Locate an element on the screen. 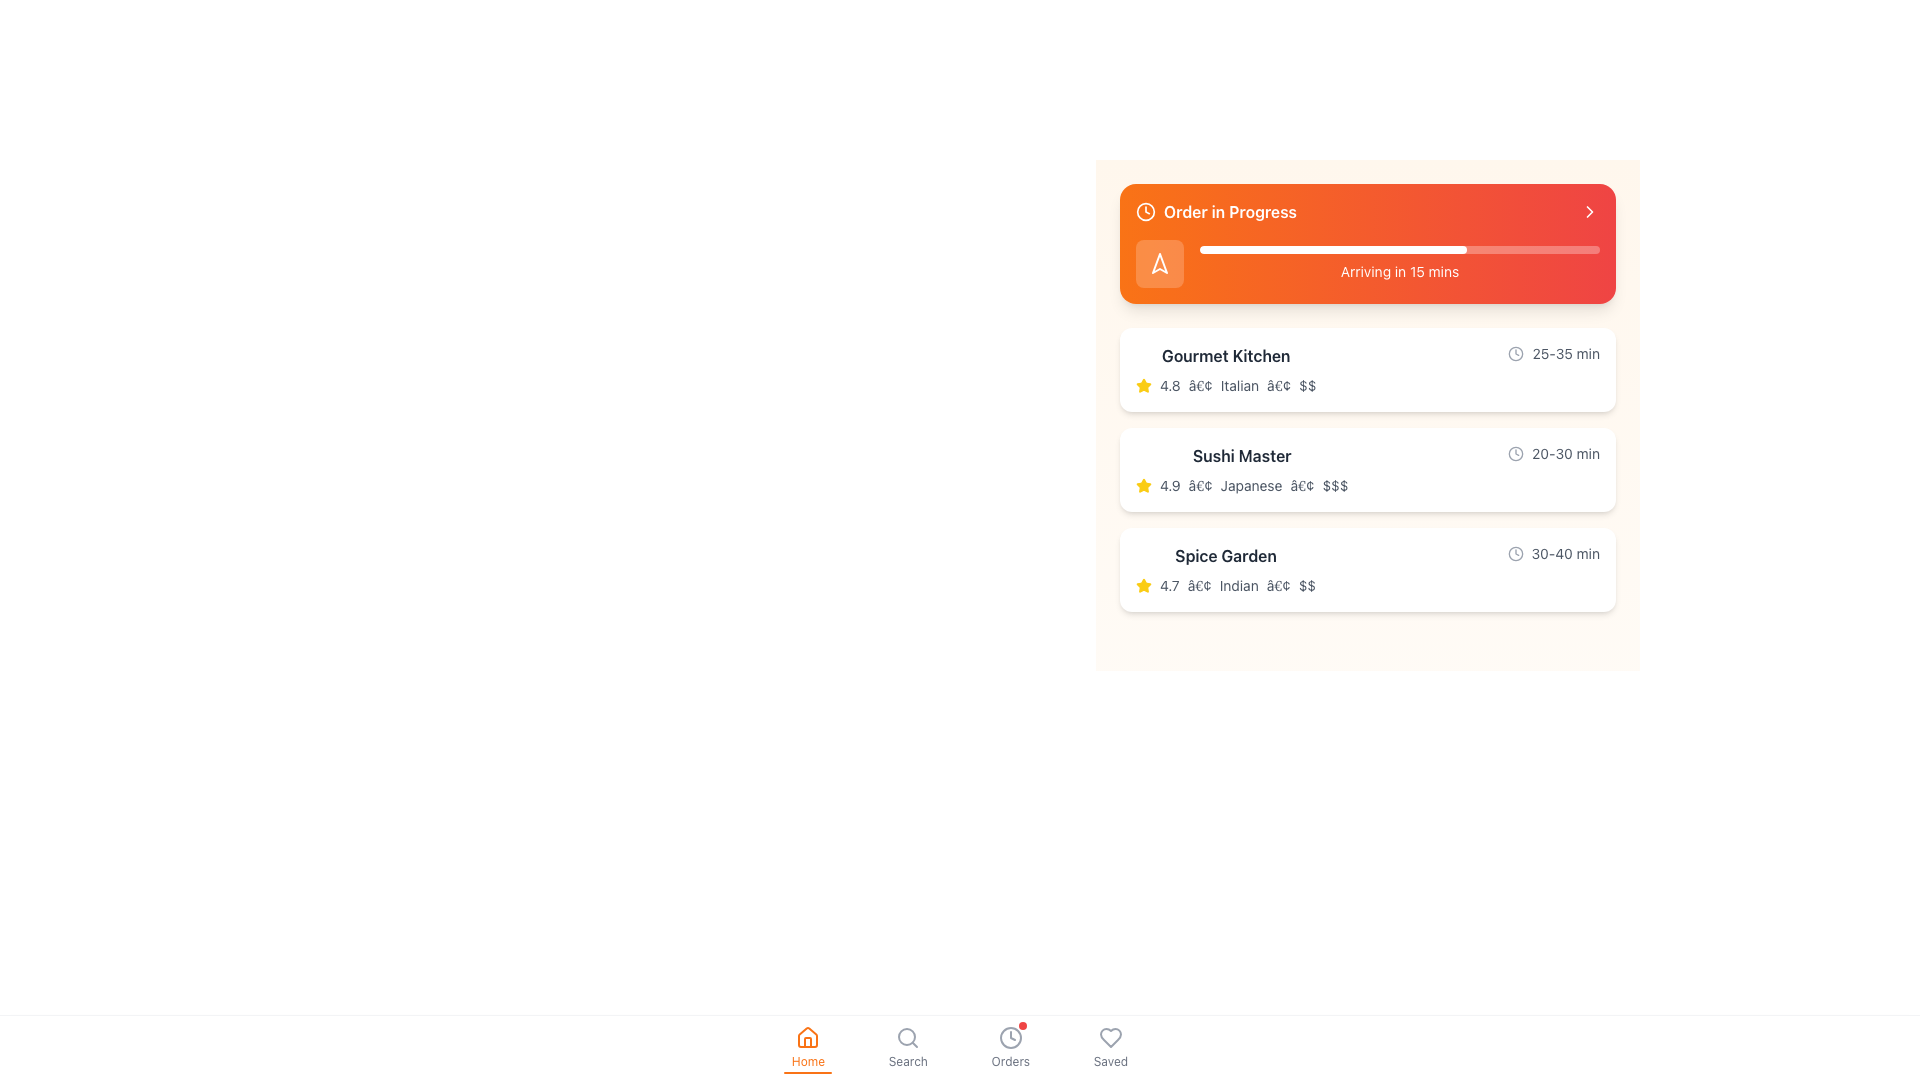 This screenshot has width=1920, height=1080. the 'Order in Progress' banner which displays a clock icon on the left and a chevron icon on the right, set against a gradient orange to red background is located at coordinates (1367, 212).